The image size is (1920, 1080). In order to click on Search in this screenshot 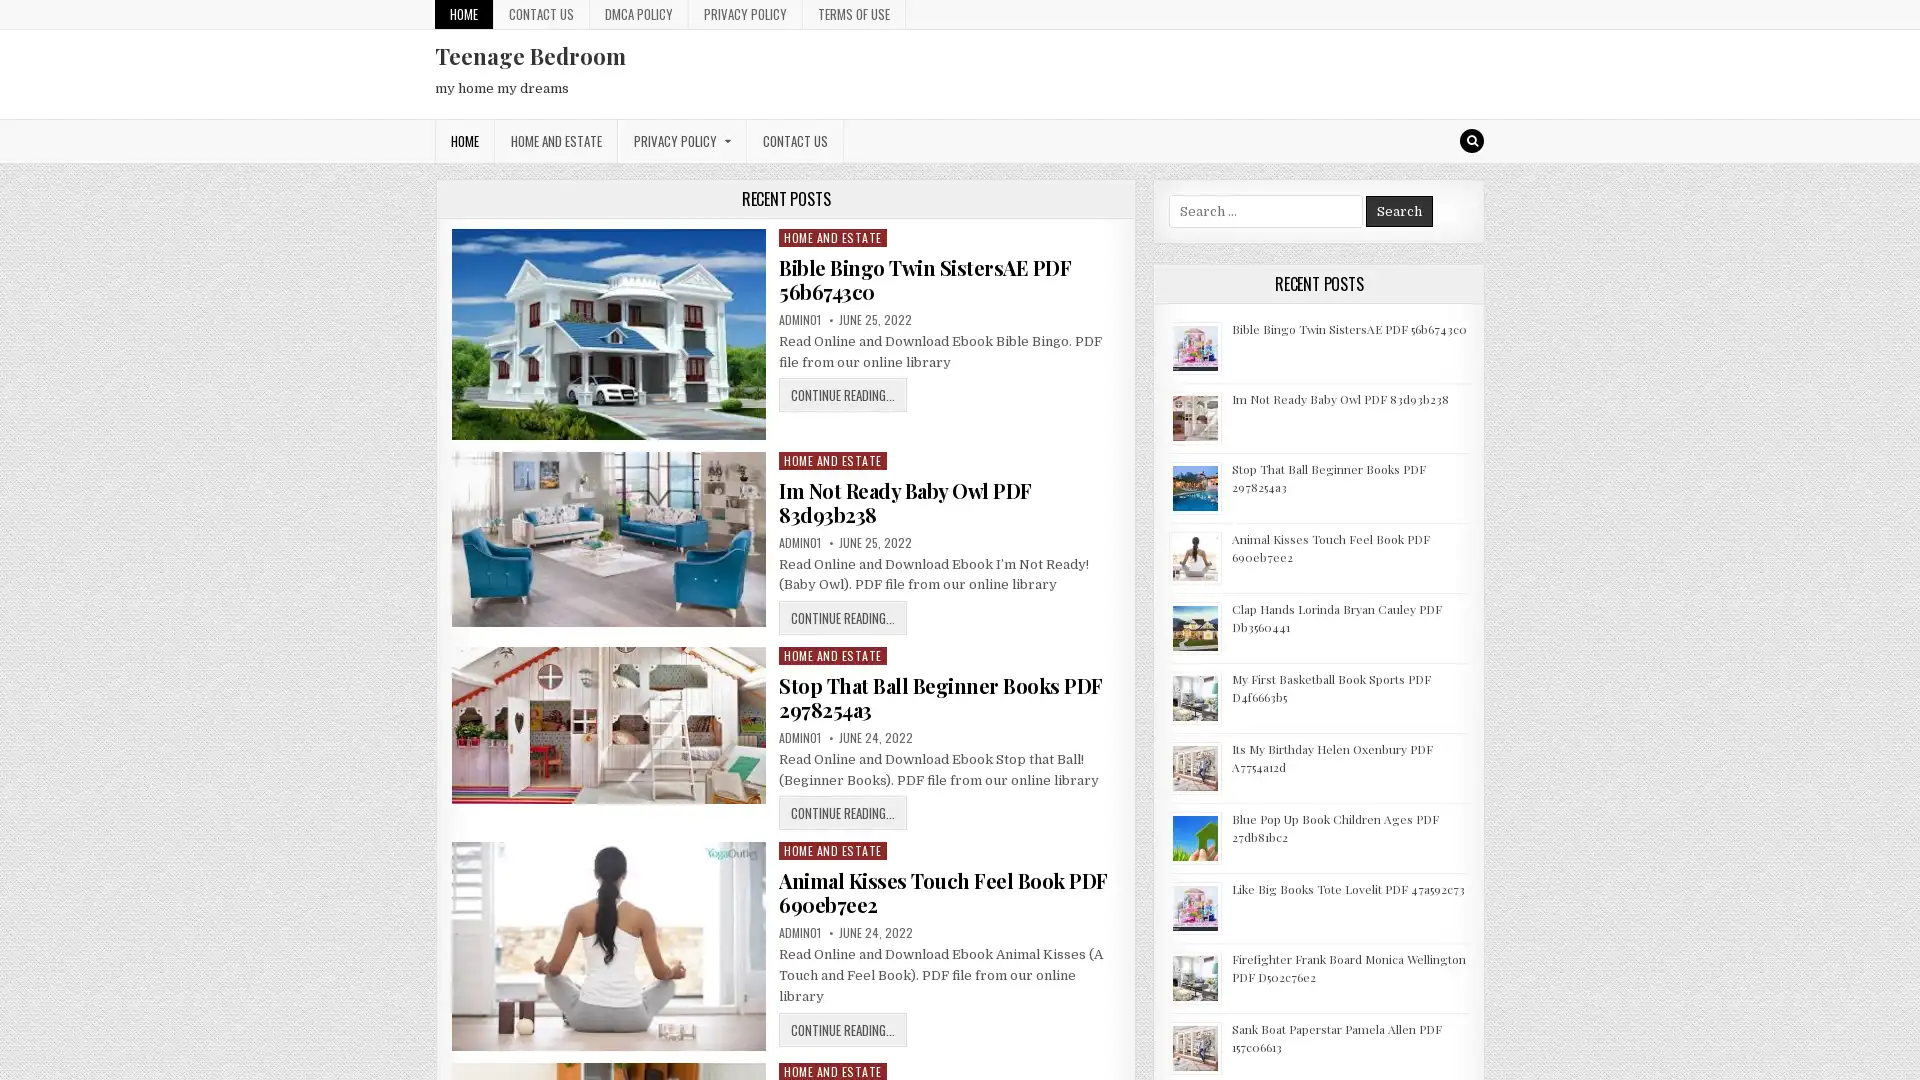, I will do `click(1398, 211)`.